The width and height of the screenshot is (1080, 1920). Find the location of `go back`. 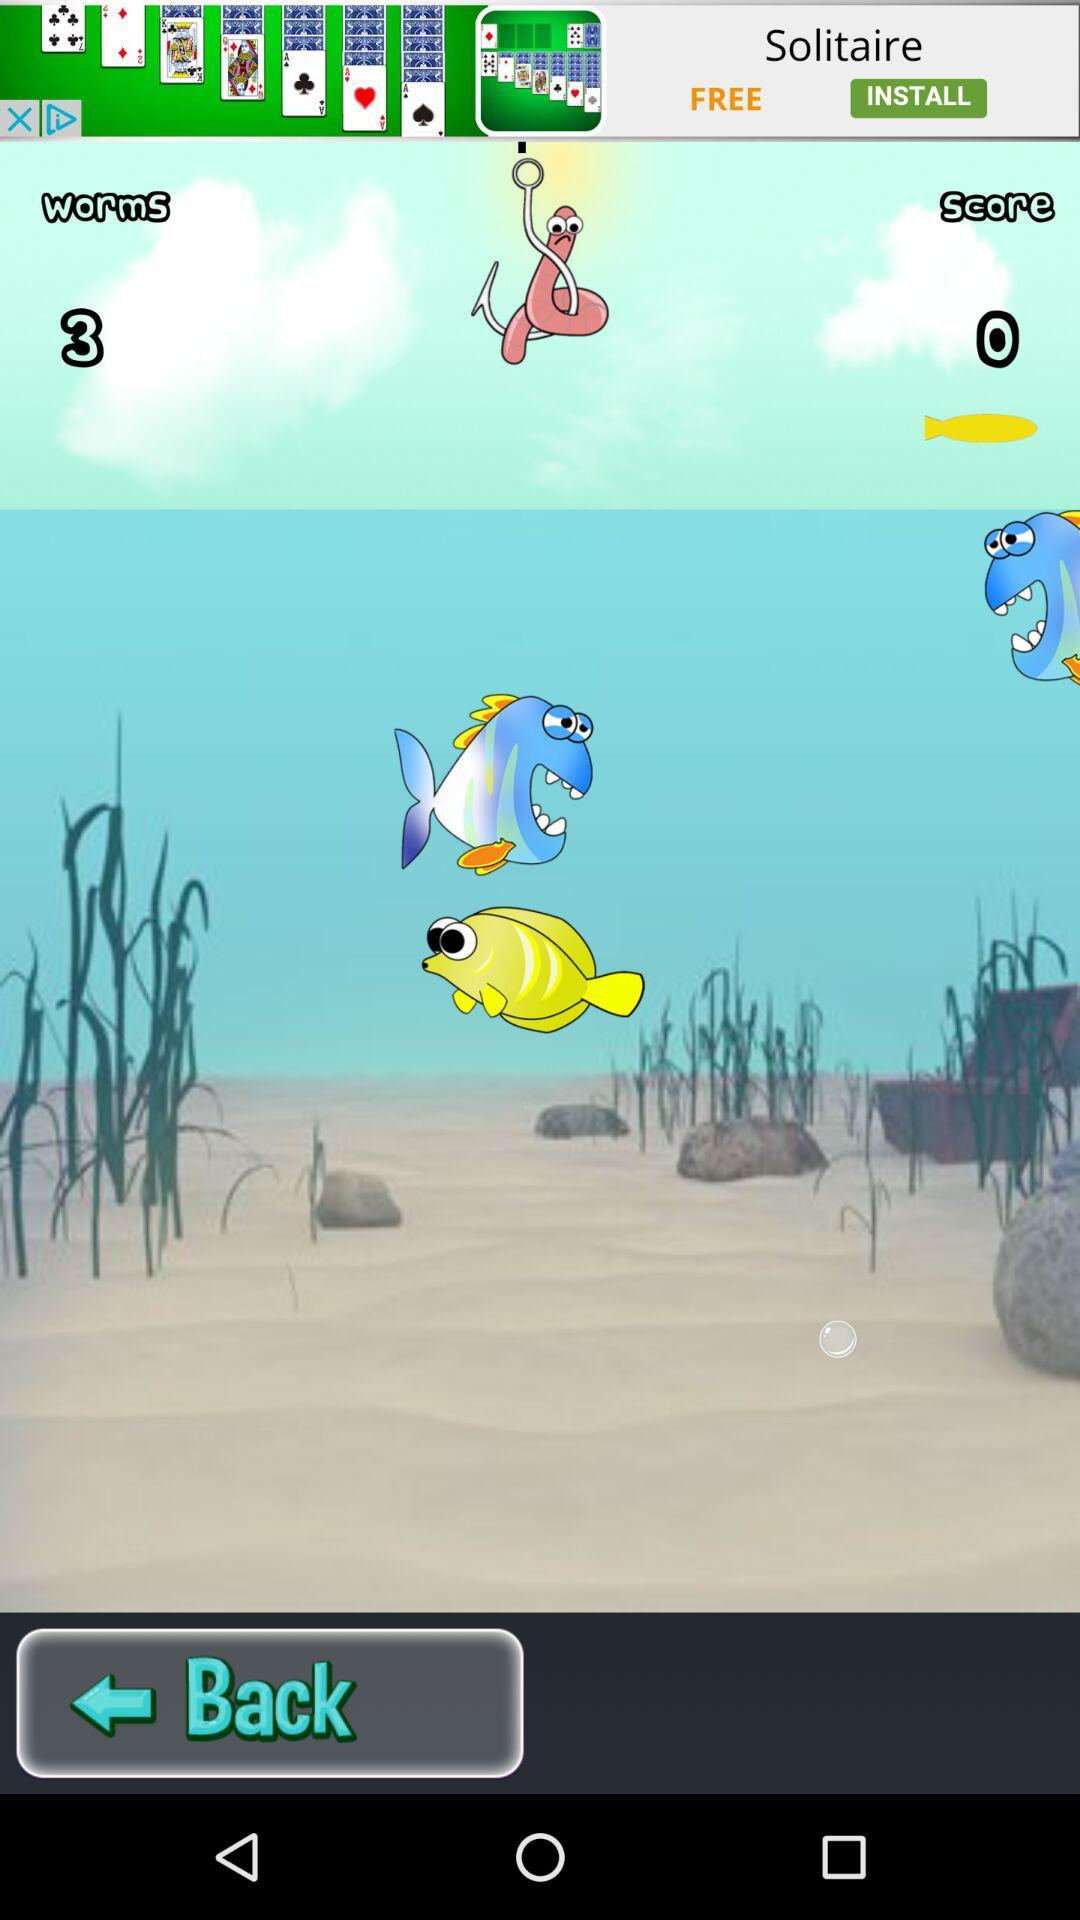

go back is located at coordinates (270, 1702).